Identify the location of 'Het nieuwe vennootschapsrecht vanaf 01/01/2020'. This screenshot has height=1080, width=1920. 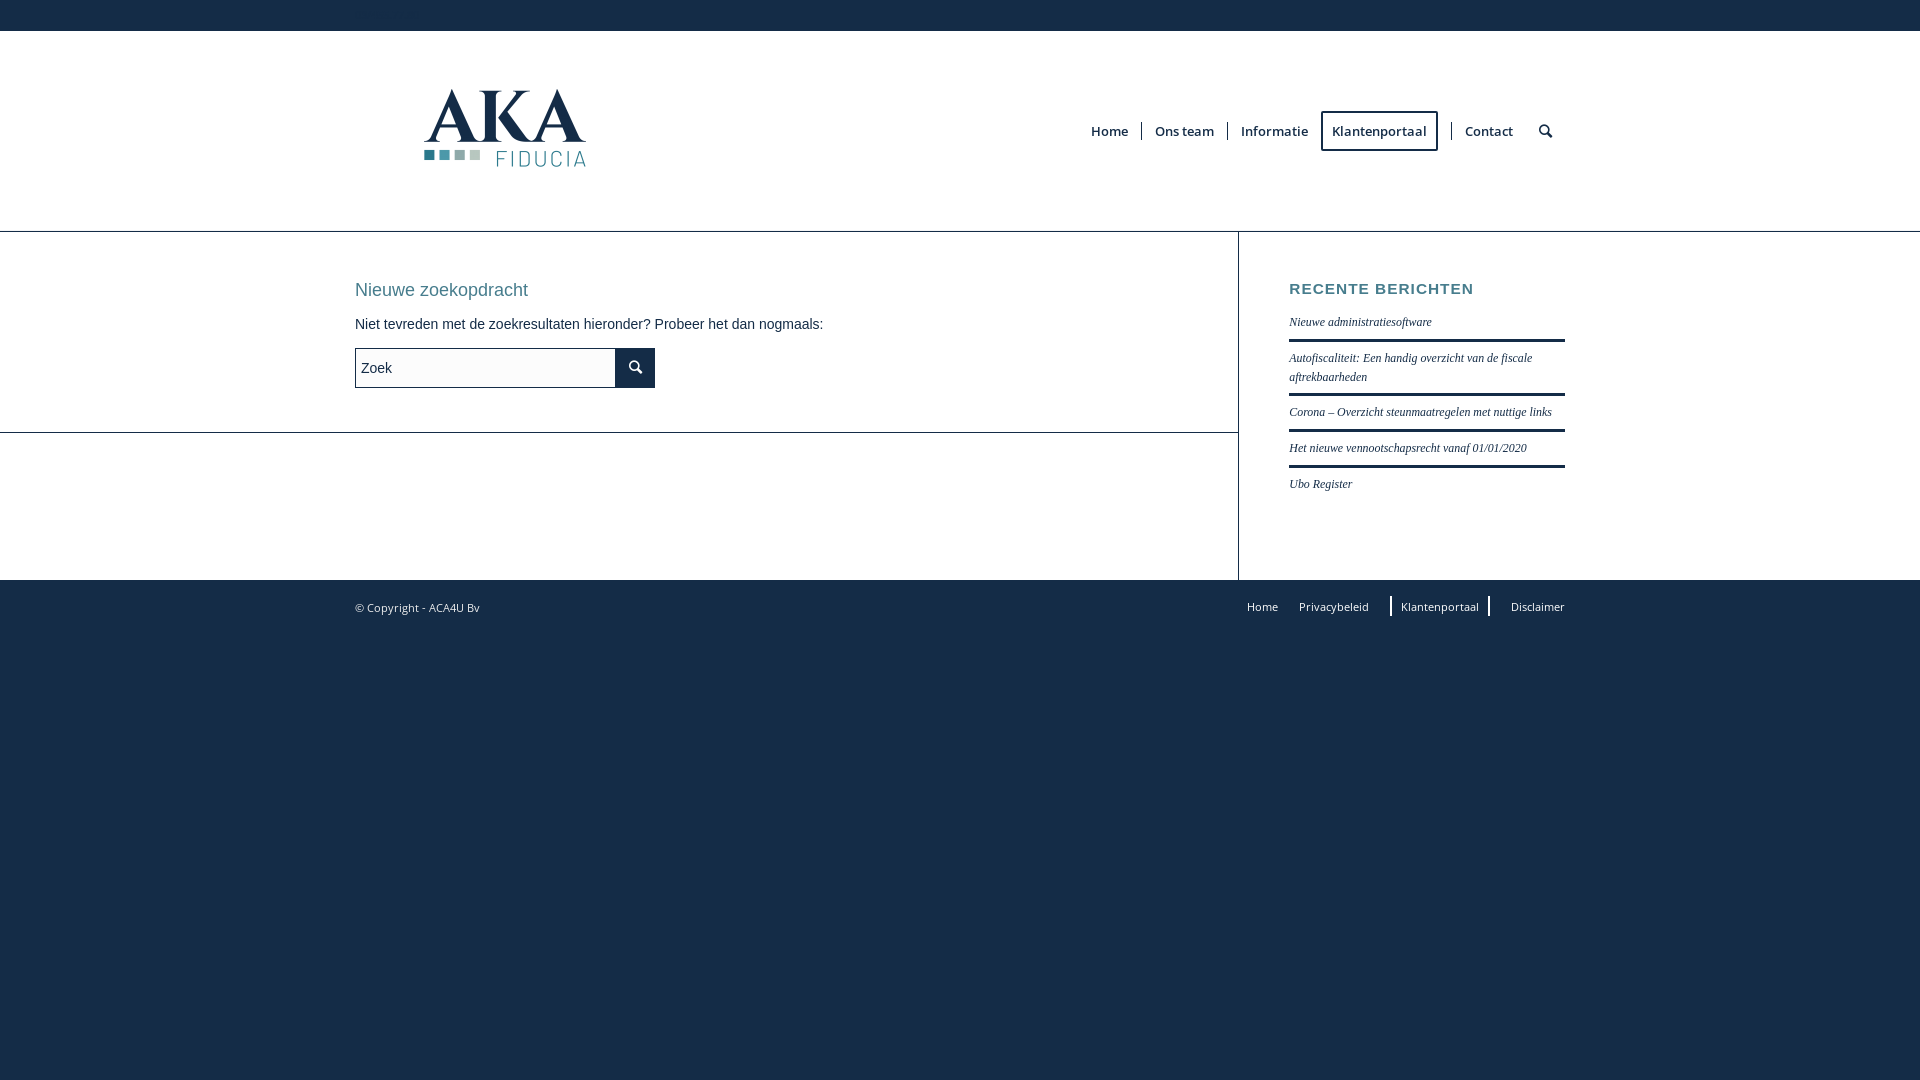
(1289, 446).